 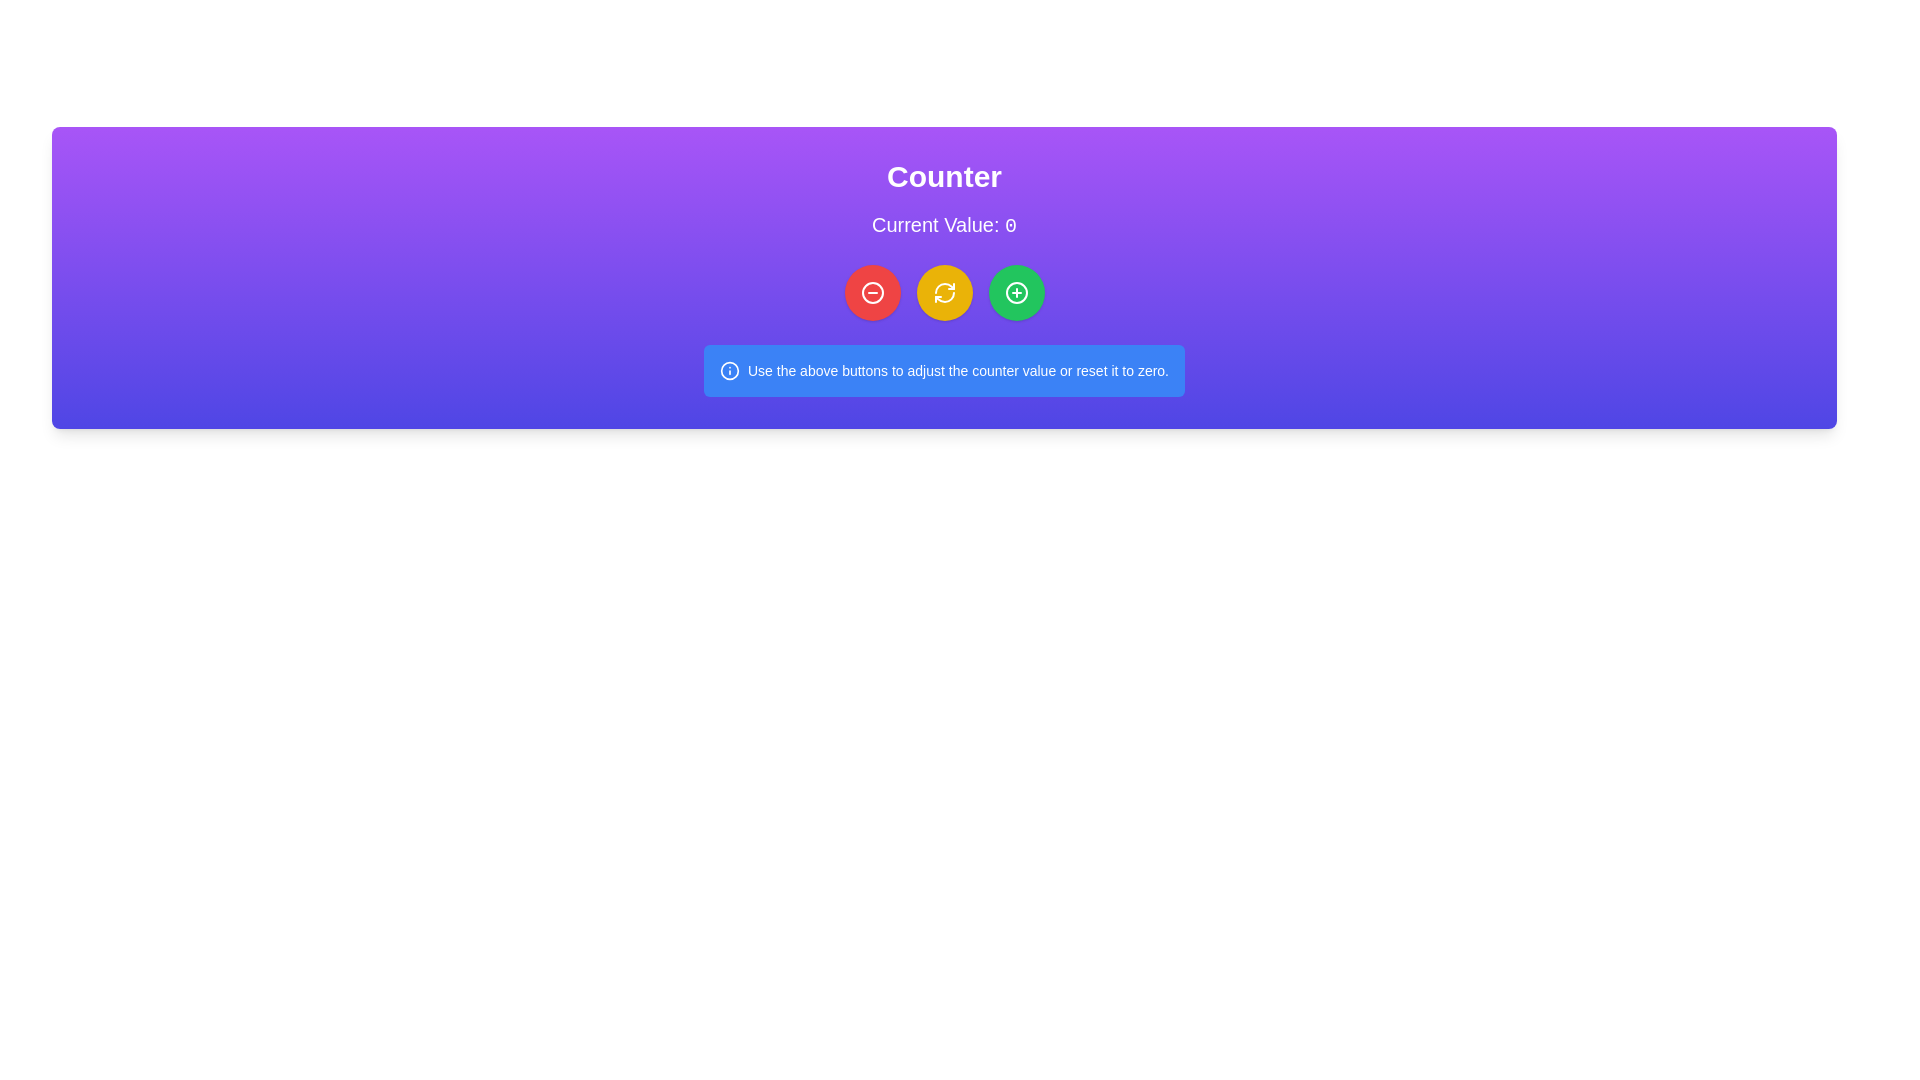 What do you see at coordinates (957, 370) in the screenshot?
I see `the static text that provides informational guidelines for users, positioned inside a blue box below the three circular buttons (red, yellow, and green) on a purple gradient background` at bounding box center [957, 370].